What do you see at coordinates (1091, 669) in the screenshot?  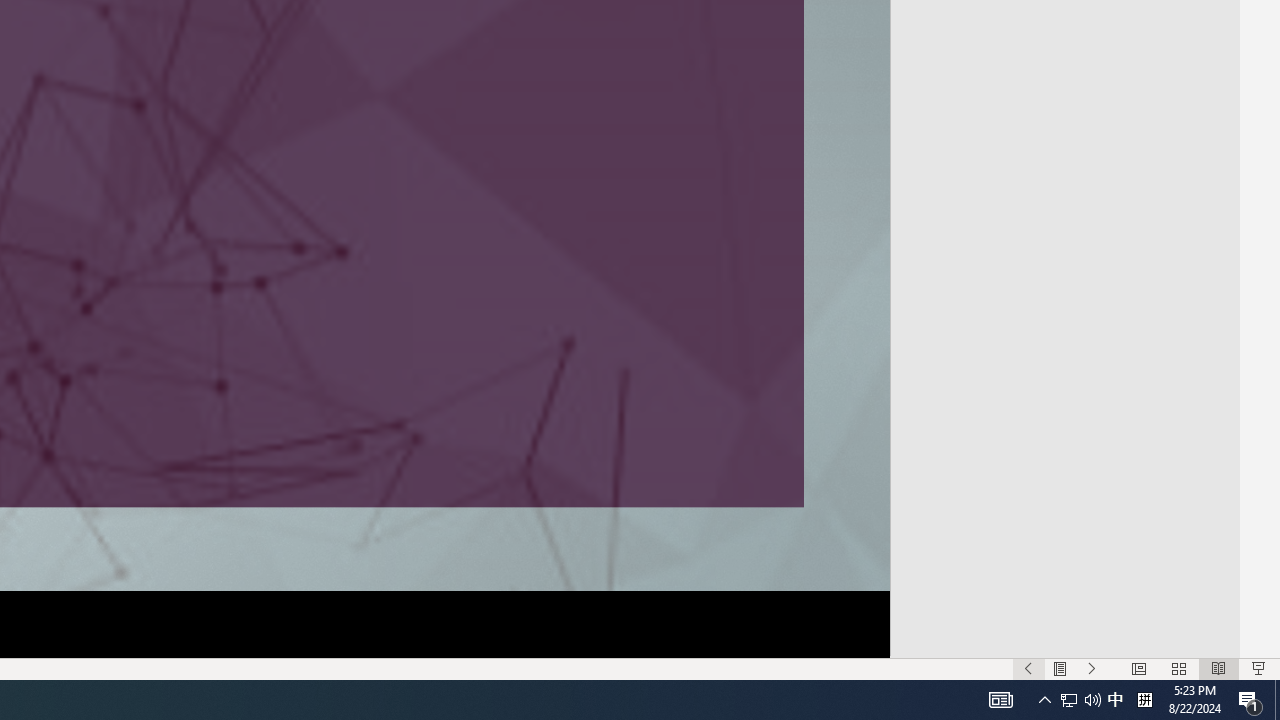 I see `'Slide Show Next On'` at bounding box center [1091, 669].